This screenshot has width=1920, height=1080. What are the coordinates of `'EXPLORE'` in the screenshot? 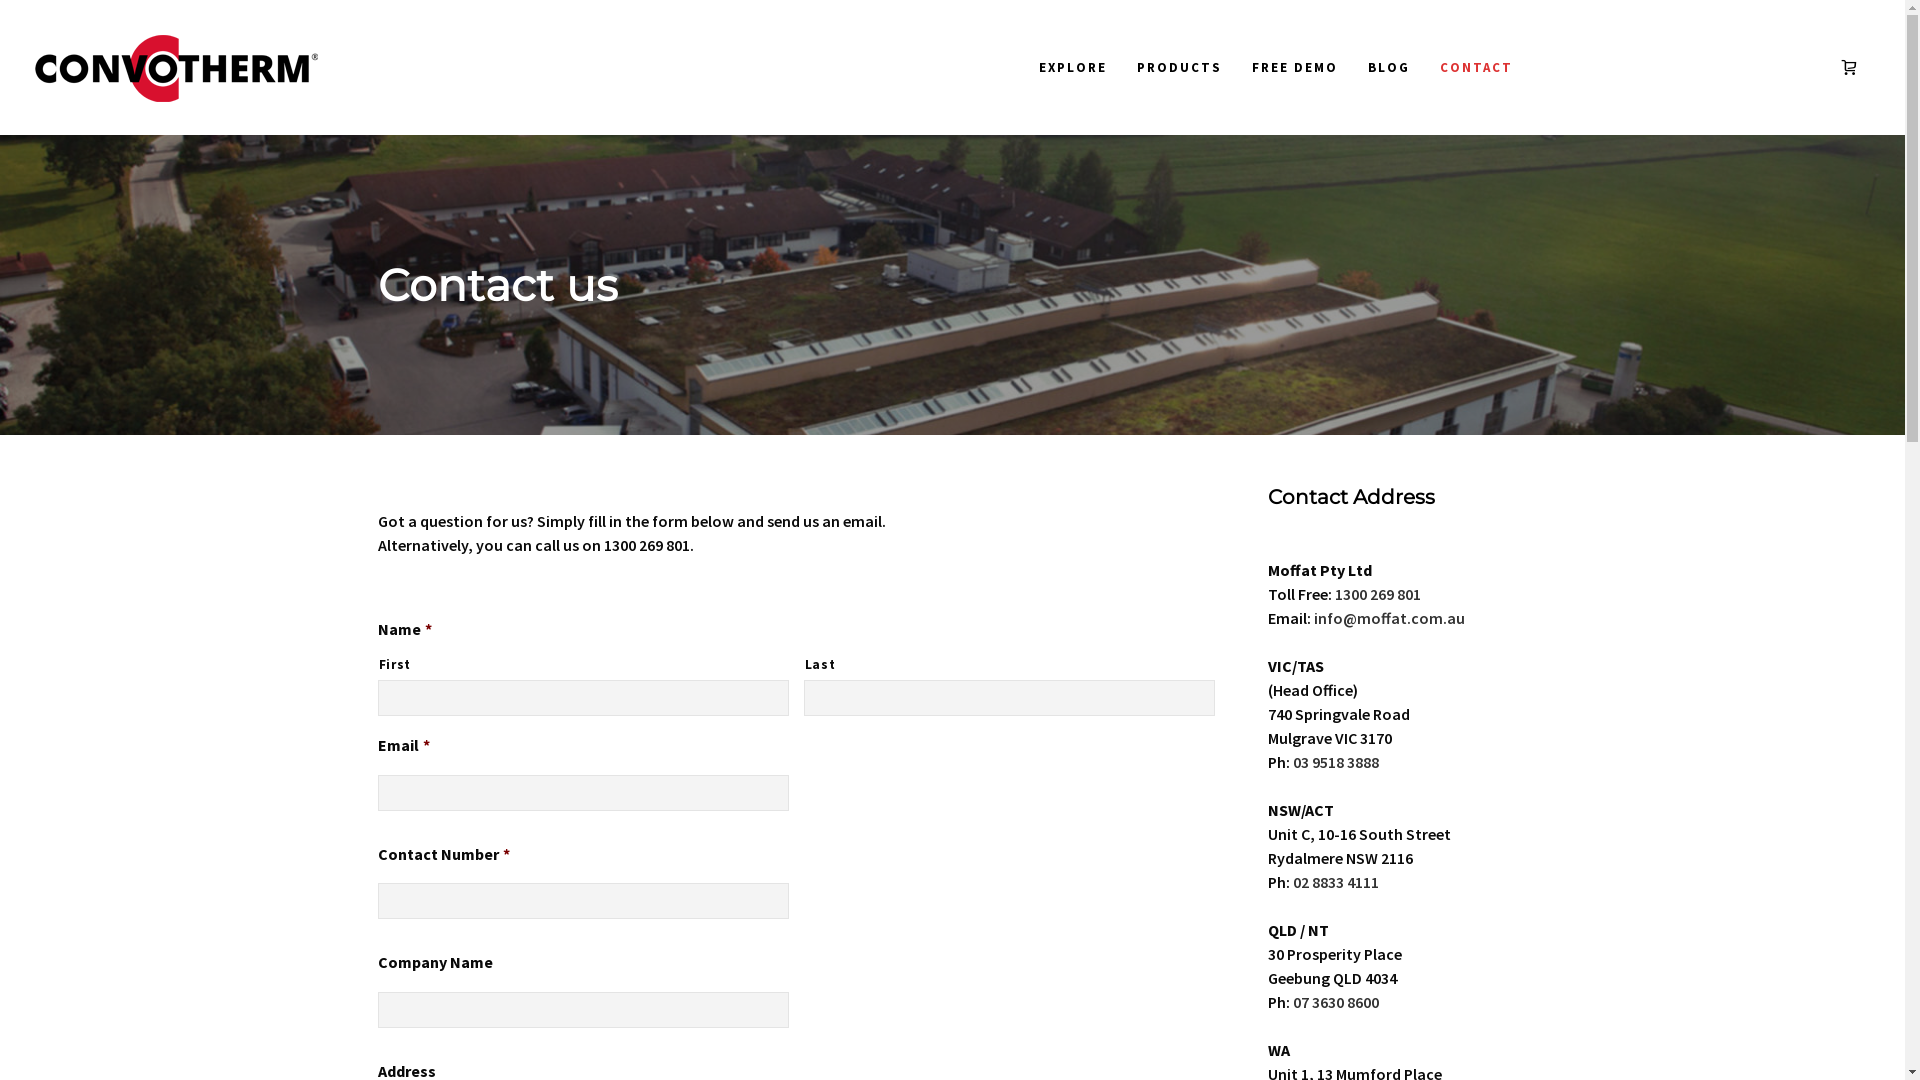 It's located at (1072, 66).